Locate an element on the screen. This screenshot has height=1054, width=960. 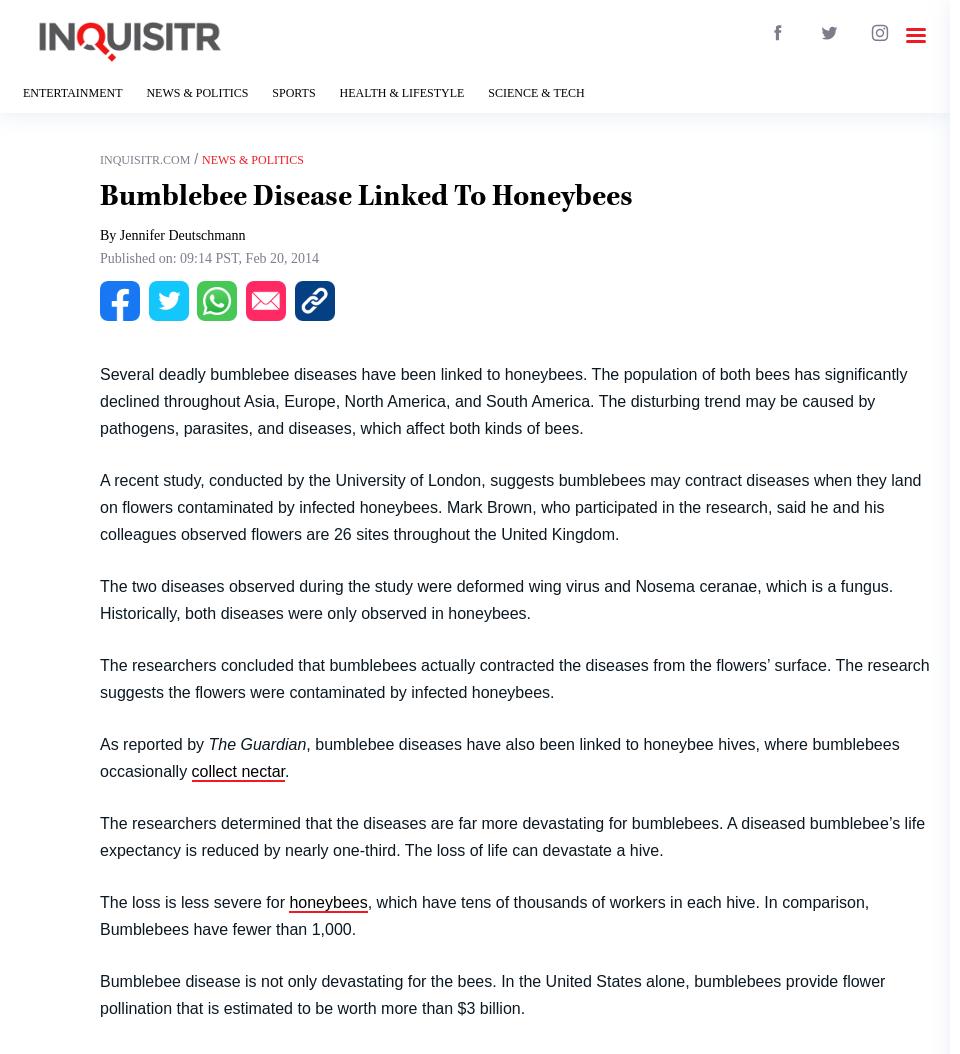
'By Jennifer Deutschmann' is located at coordinates (171, 235).